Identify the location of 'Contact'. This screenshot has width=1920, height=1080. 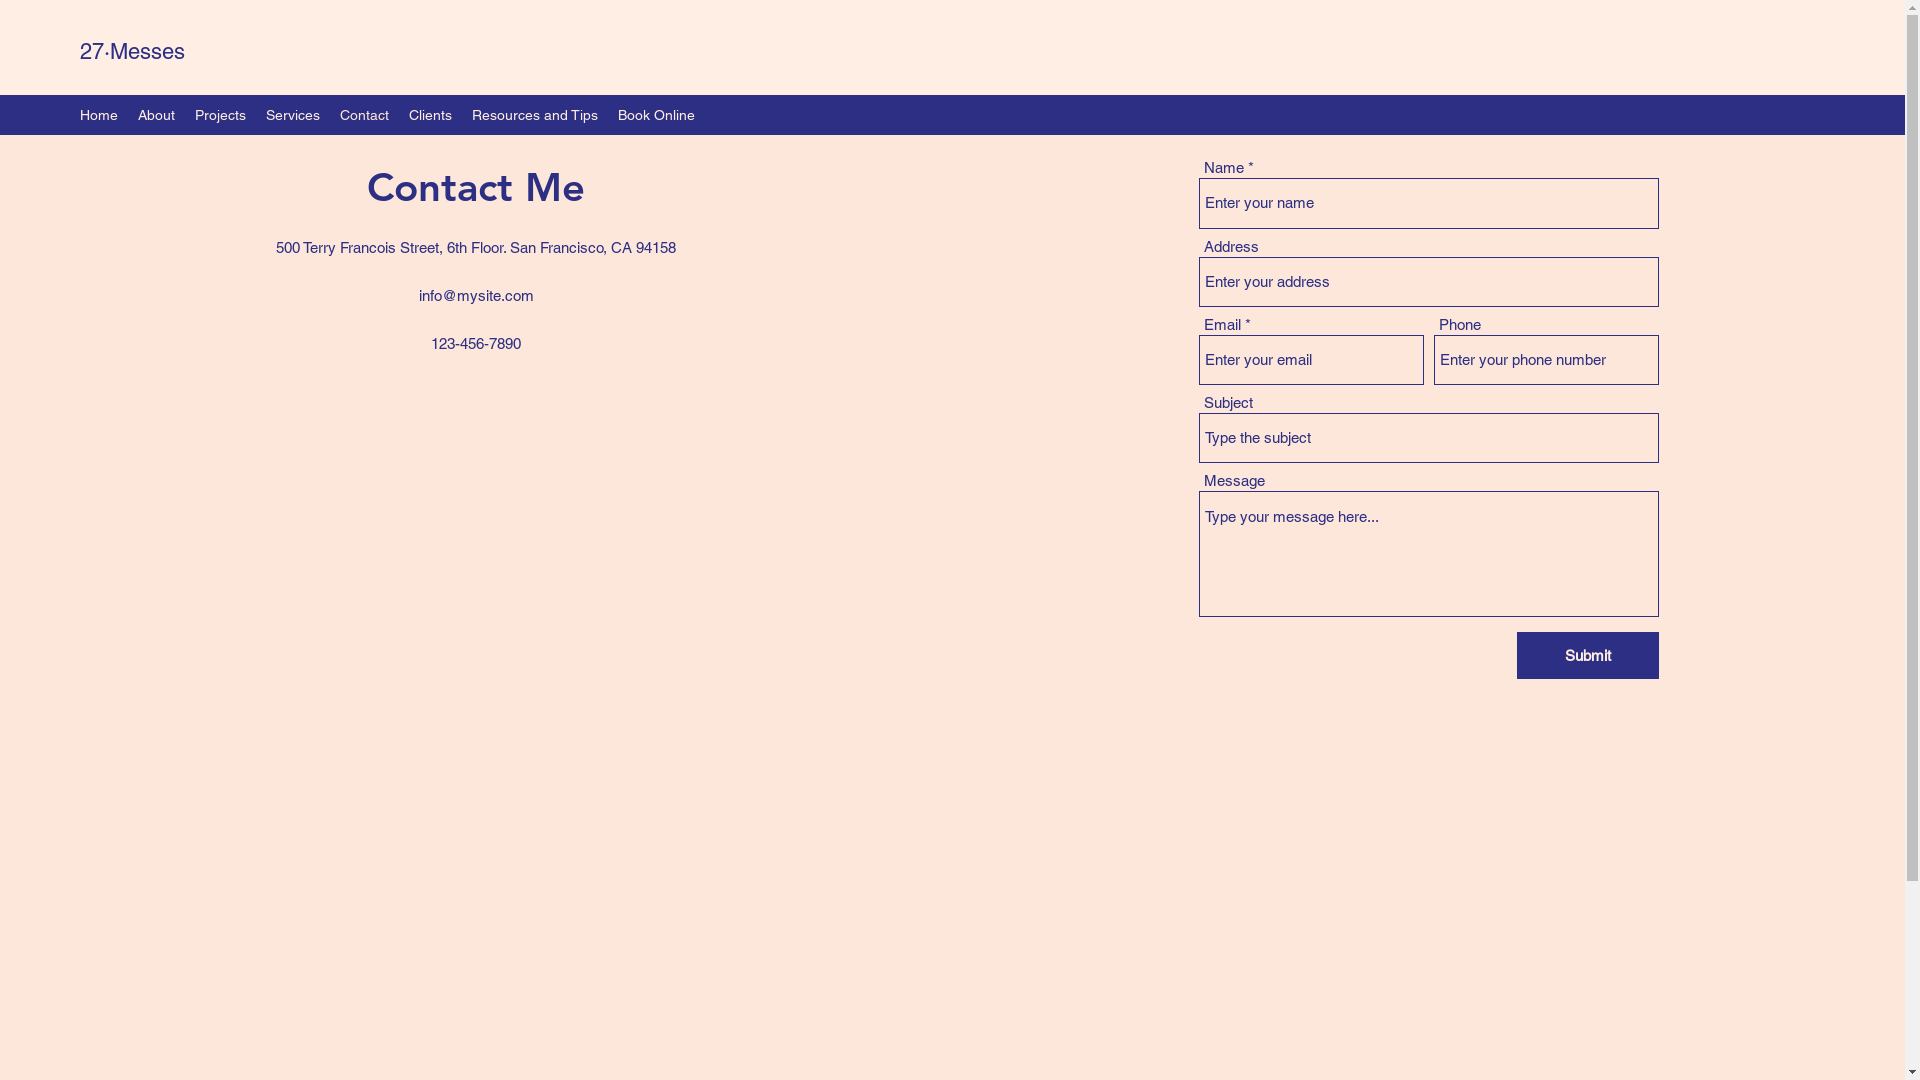
(364, 115).